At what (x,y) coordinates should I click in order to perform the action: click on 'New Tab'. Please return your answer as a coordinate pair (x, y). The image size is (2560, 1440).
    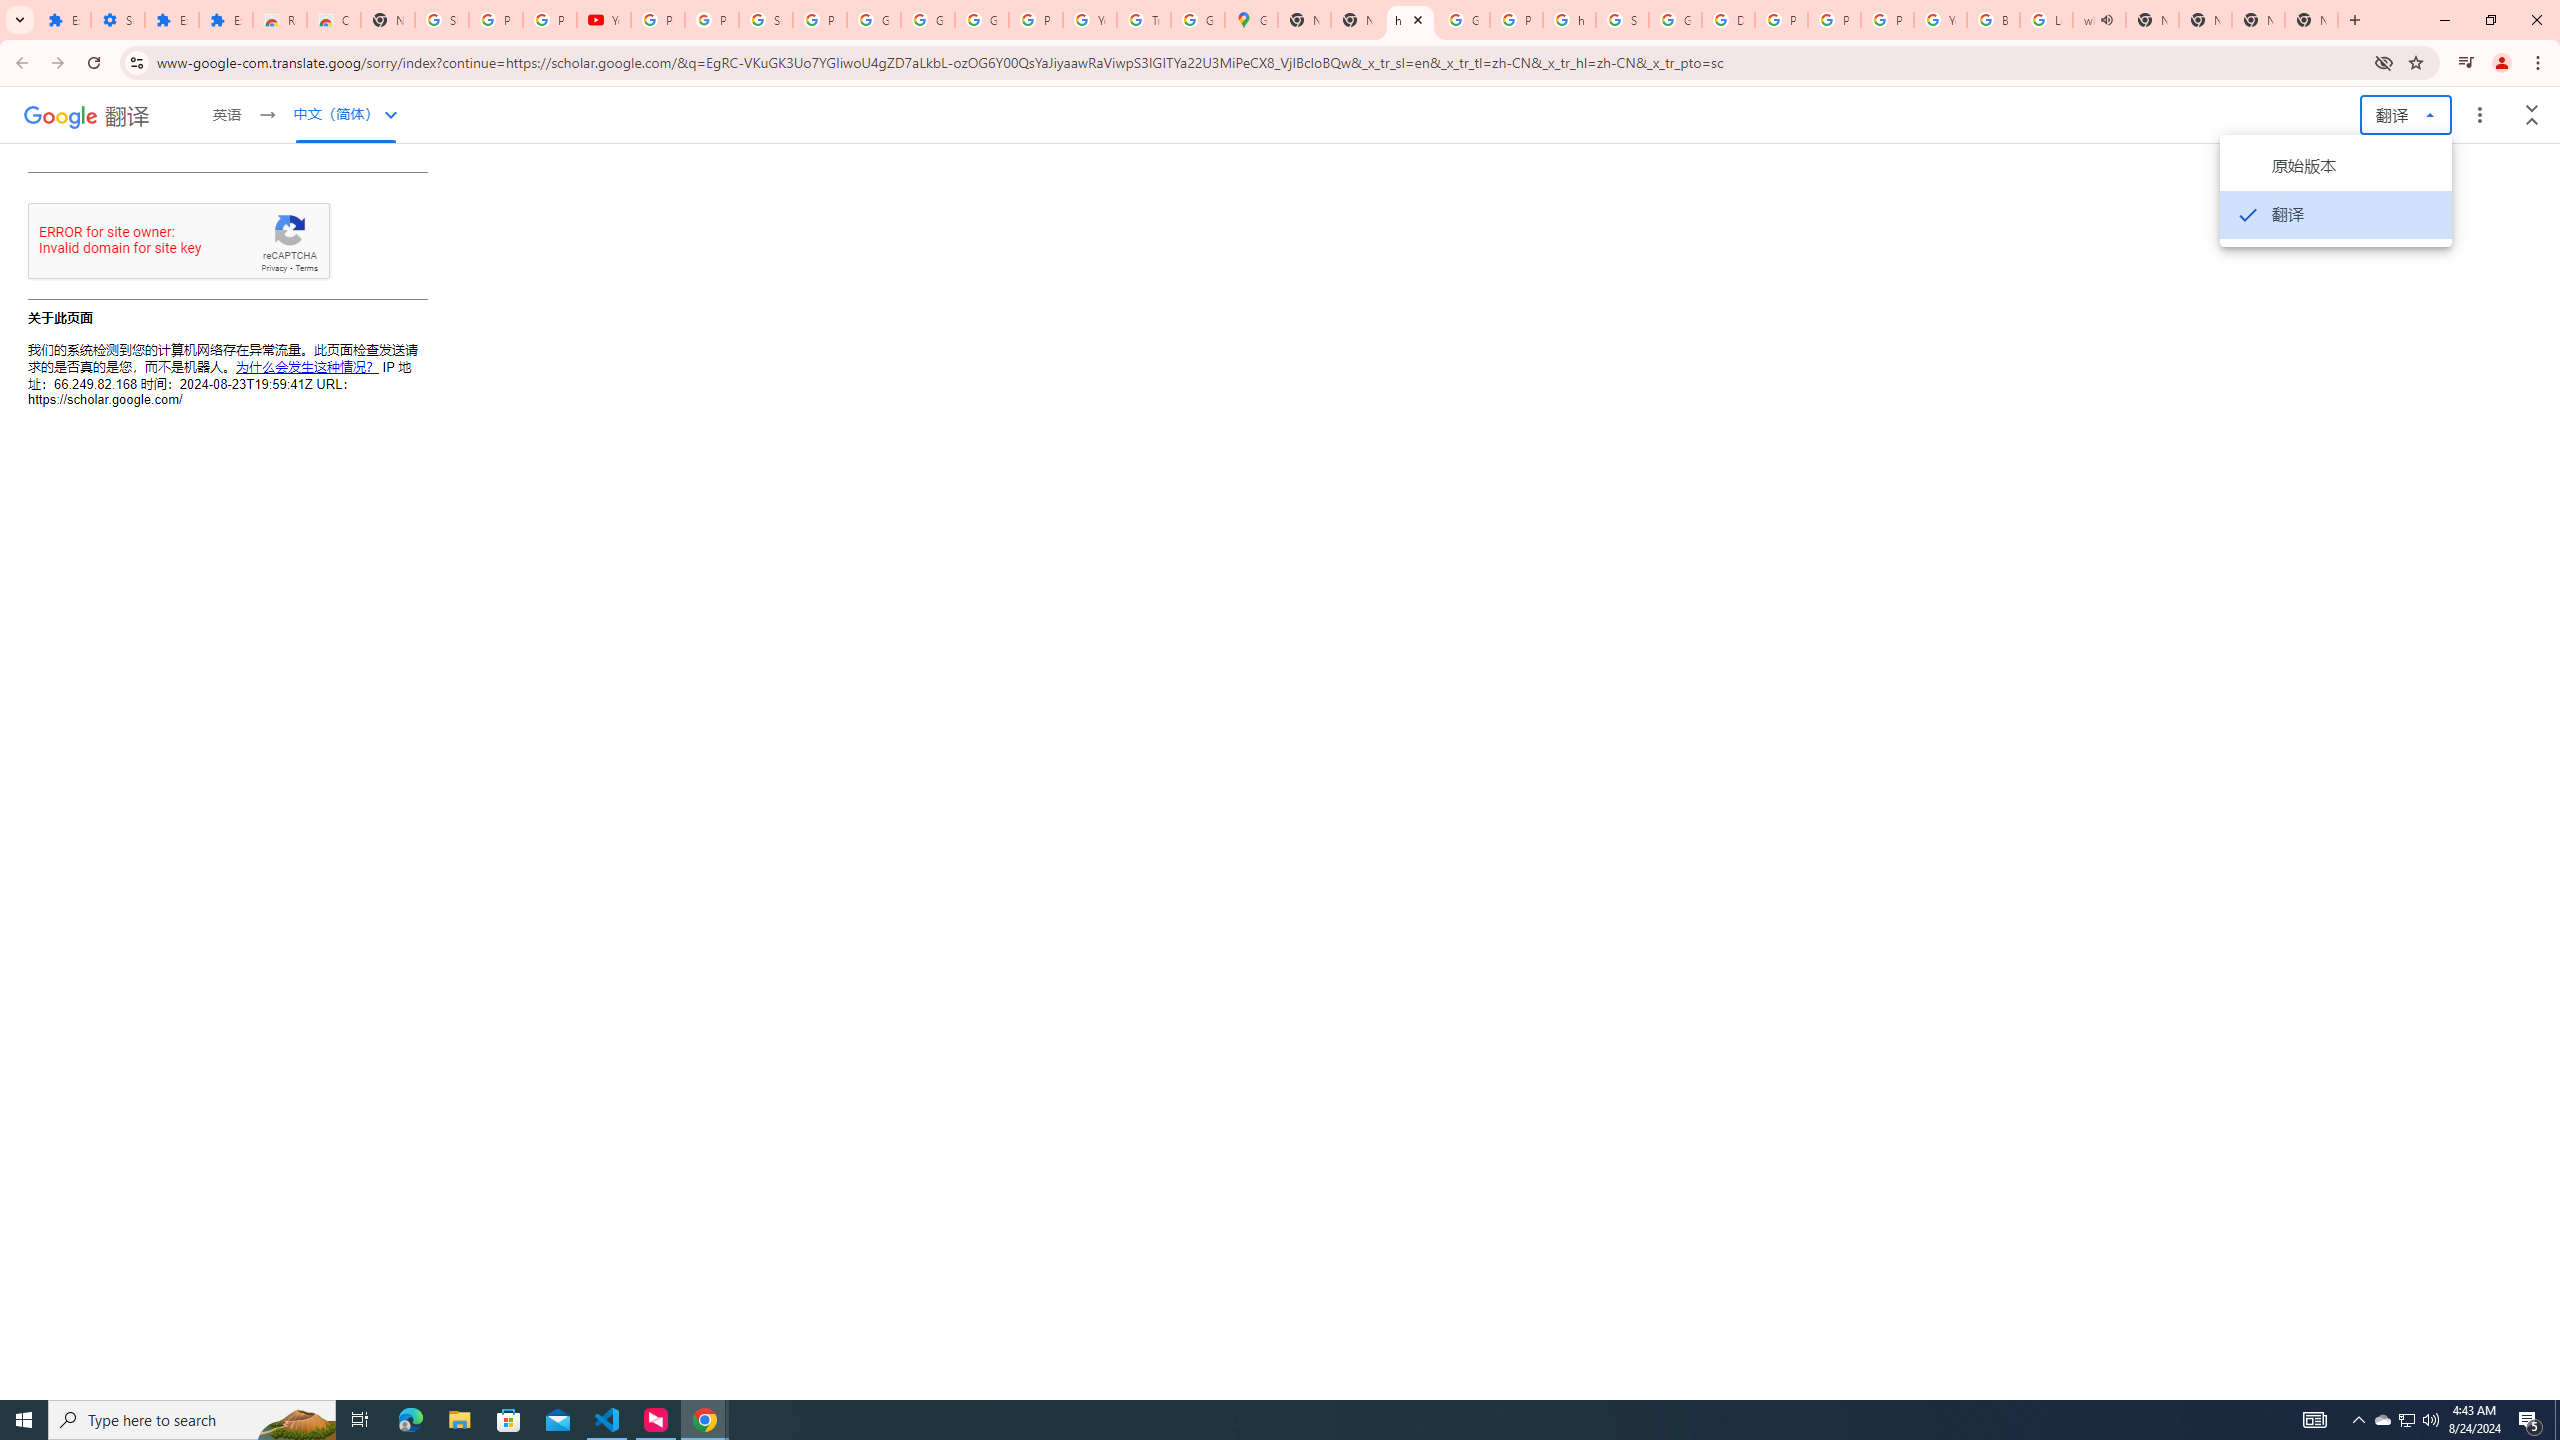
    Looking at the image, I should click on (2257, 19).